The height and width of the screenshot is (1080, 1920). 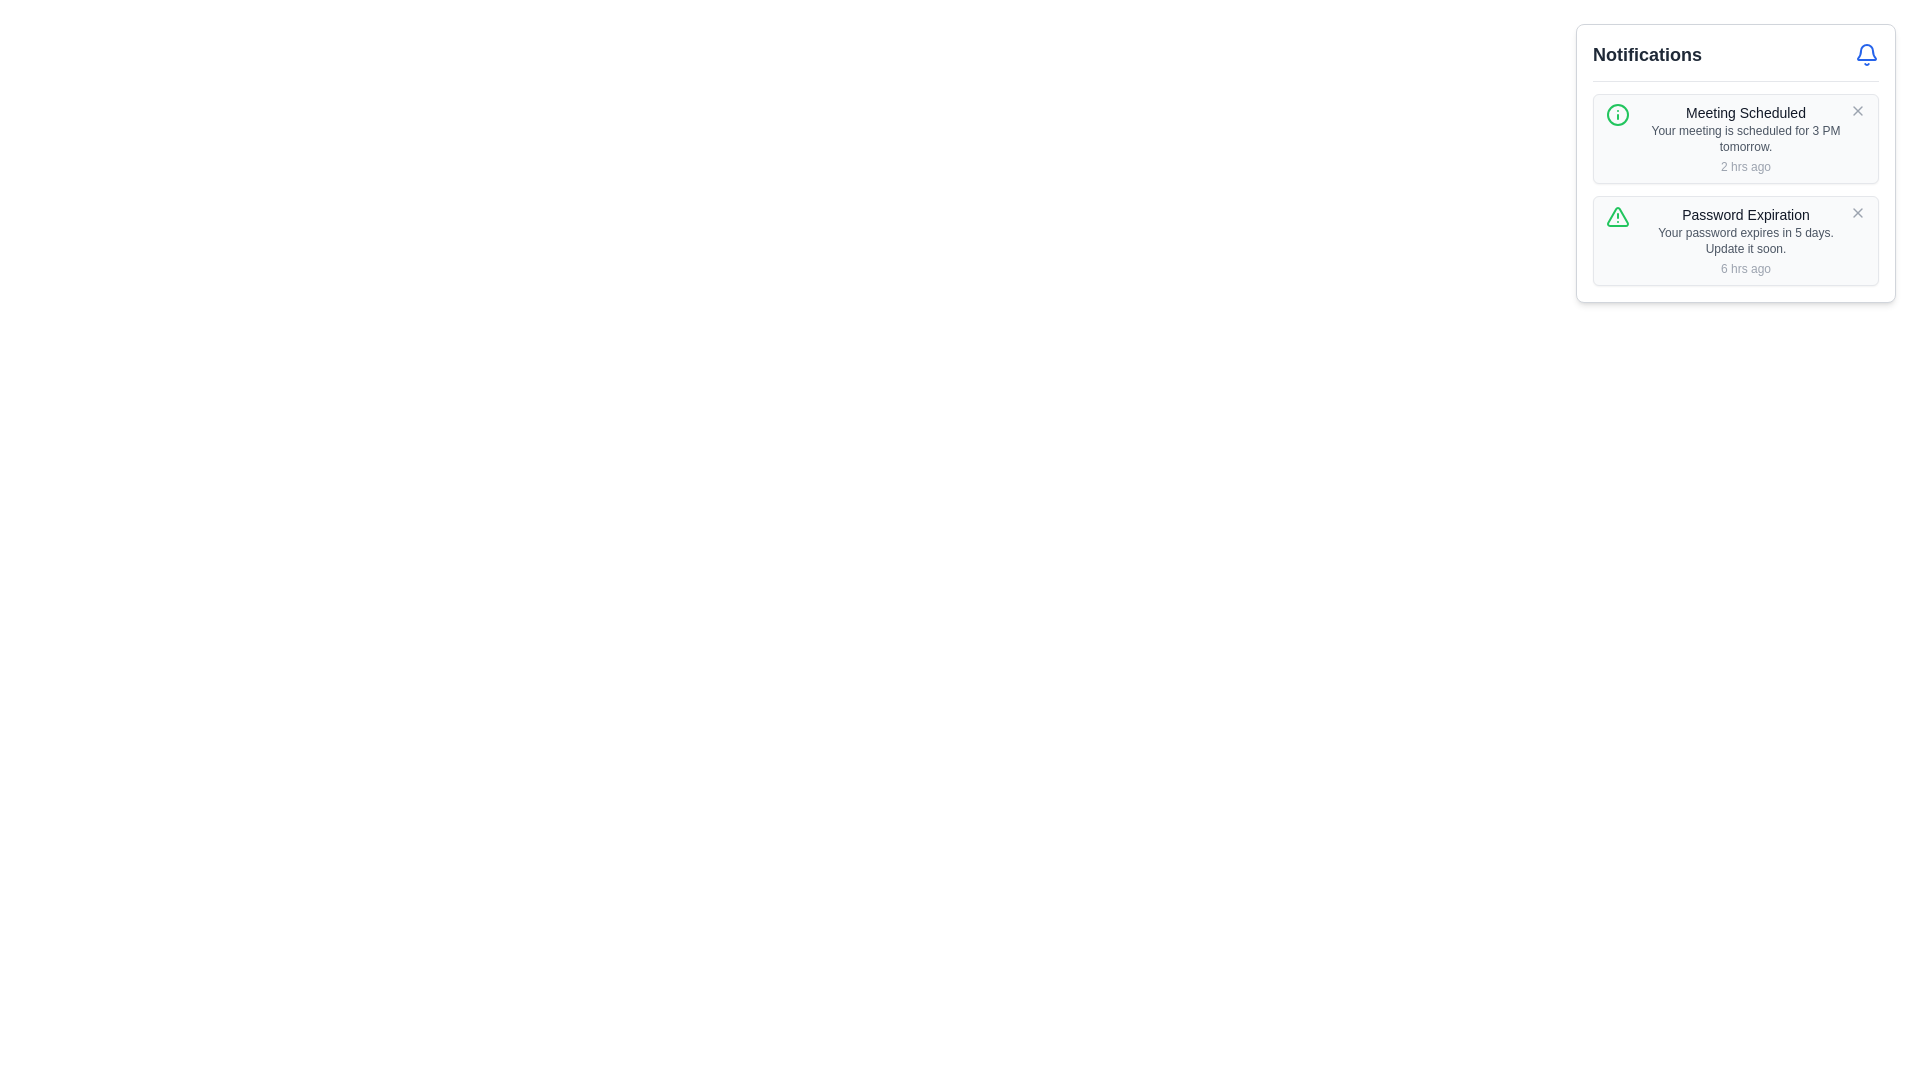 I want to click on the text block displaying the label 'Password Expiration' in the notification card, which is styled with a medium font size and gray color, located at the upper section of the second notification in the vertical notifications list, so click(x=1745, y=215).